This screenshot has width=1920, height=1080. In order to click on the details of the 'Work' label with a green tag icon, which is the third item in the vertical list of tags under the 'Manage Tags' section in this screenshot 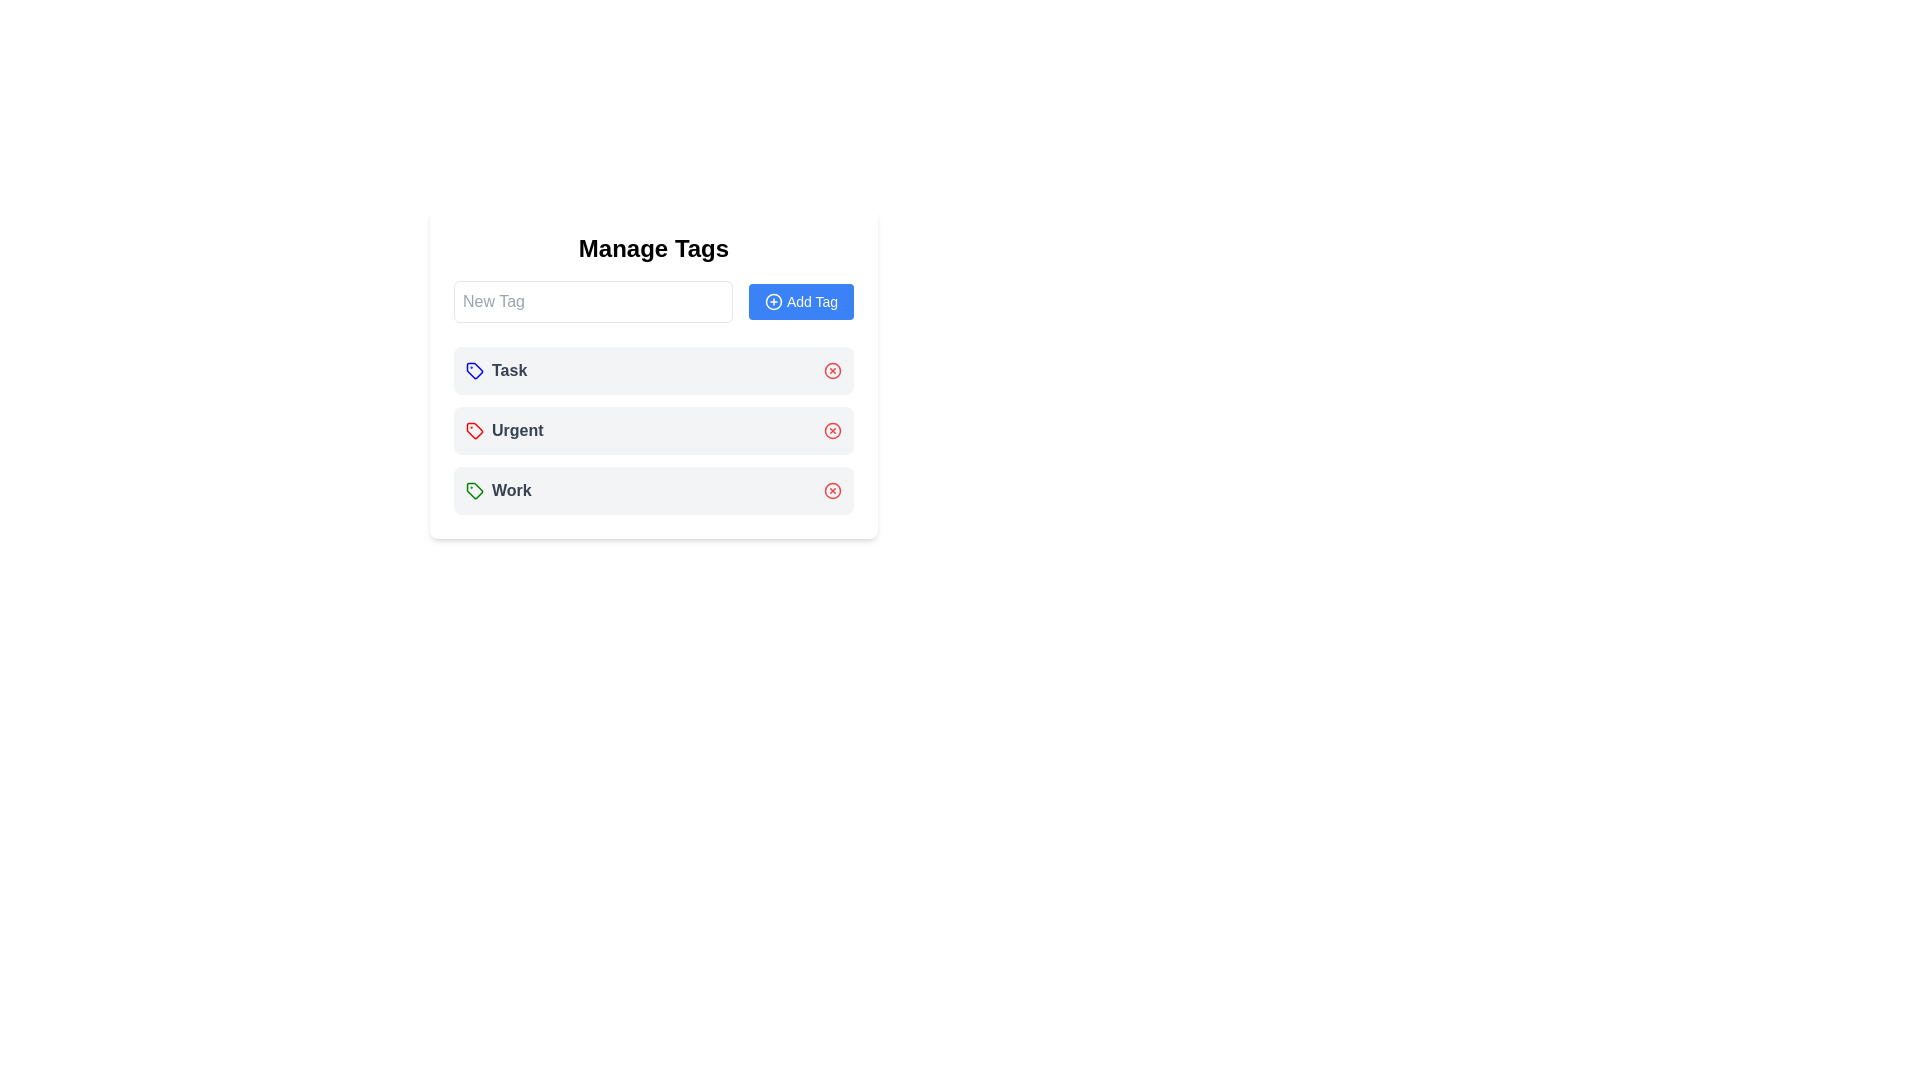, I will do `click(498, 490)`.